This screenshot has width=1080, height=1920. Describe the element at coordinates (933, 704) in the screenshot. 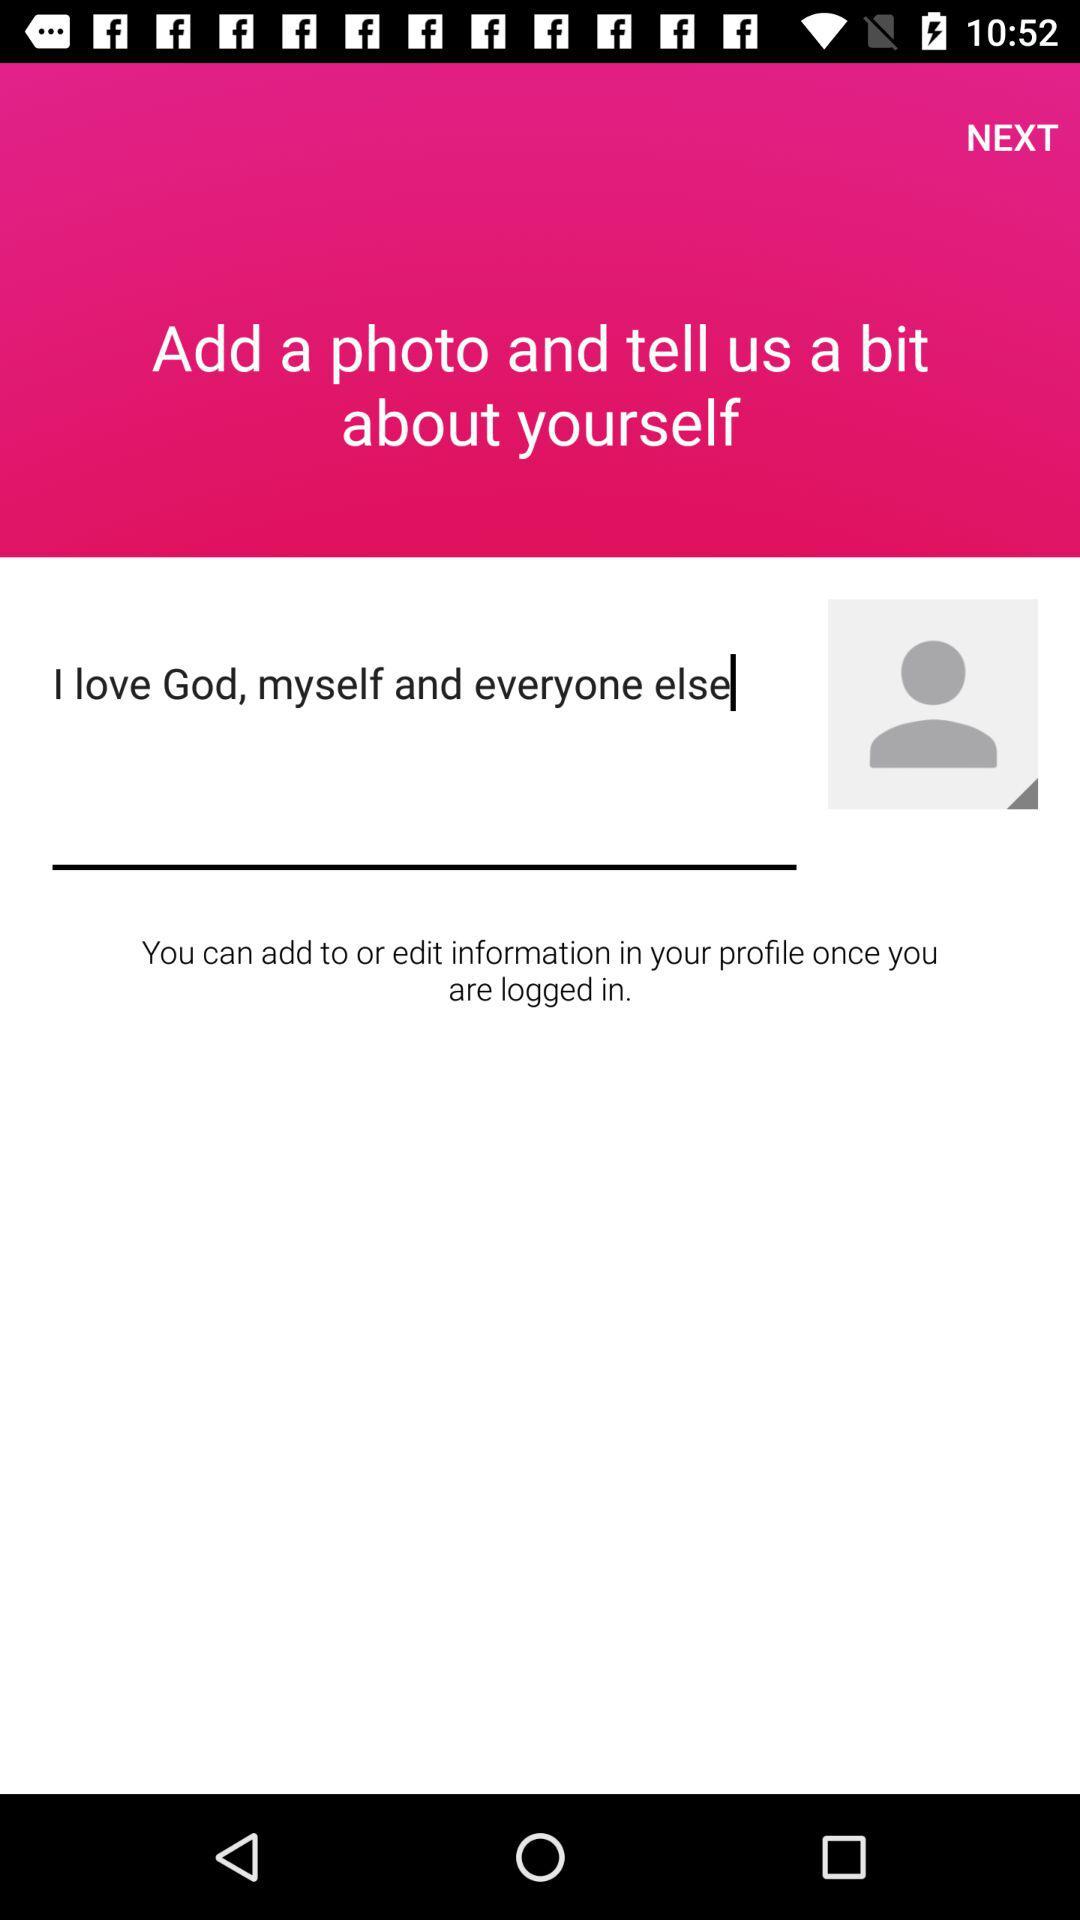

I see `profile picture` at that location.